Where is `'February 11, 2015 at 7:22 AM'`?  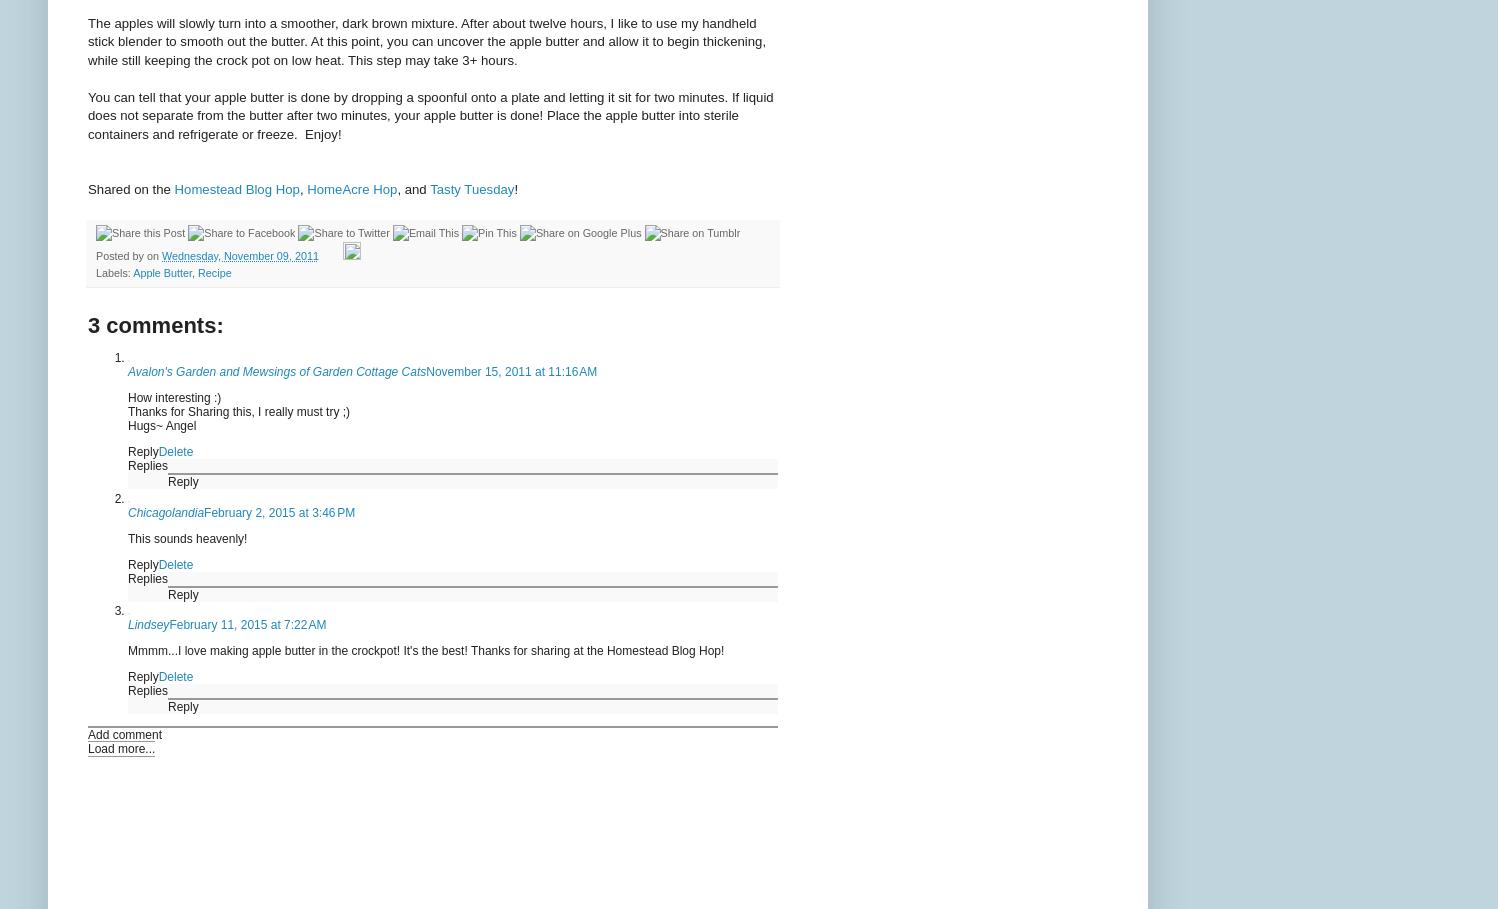
'February 11, 2015 at 7:22 AM' is located at coordinates (247, 625).